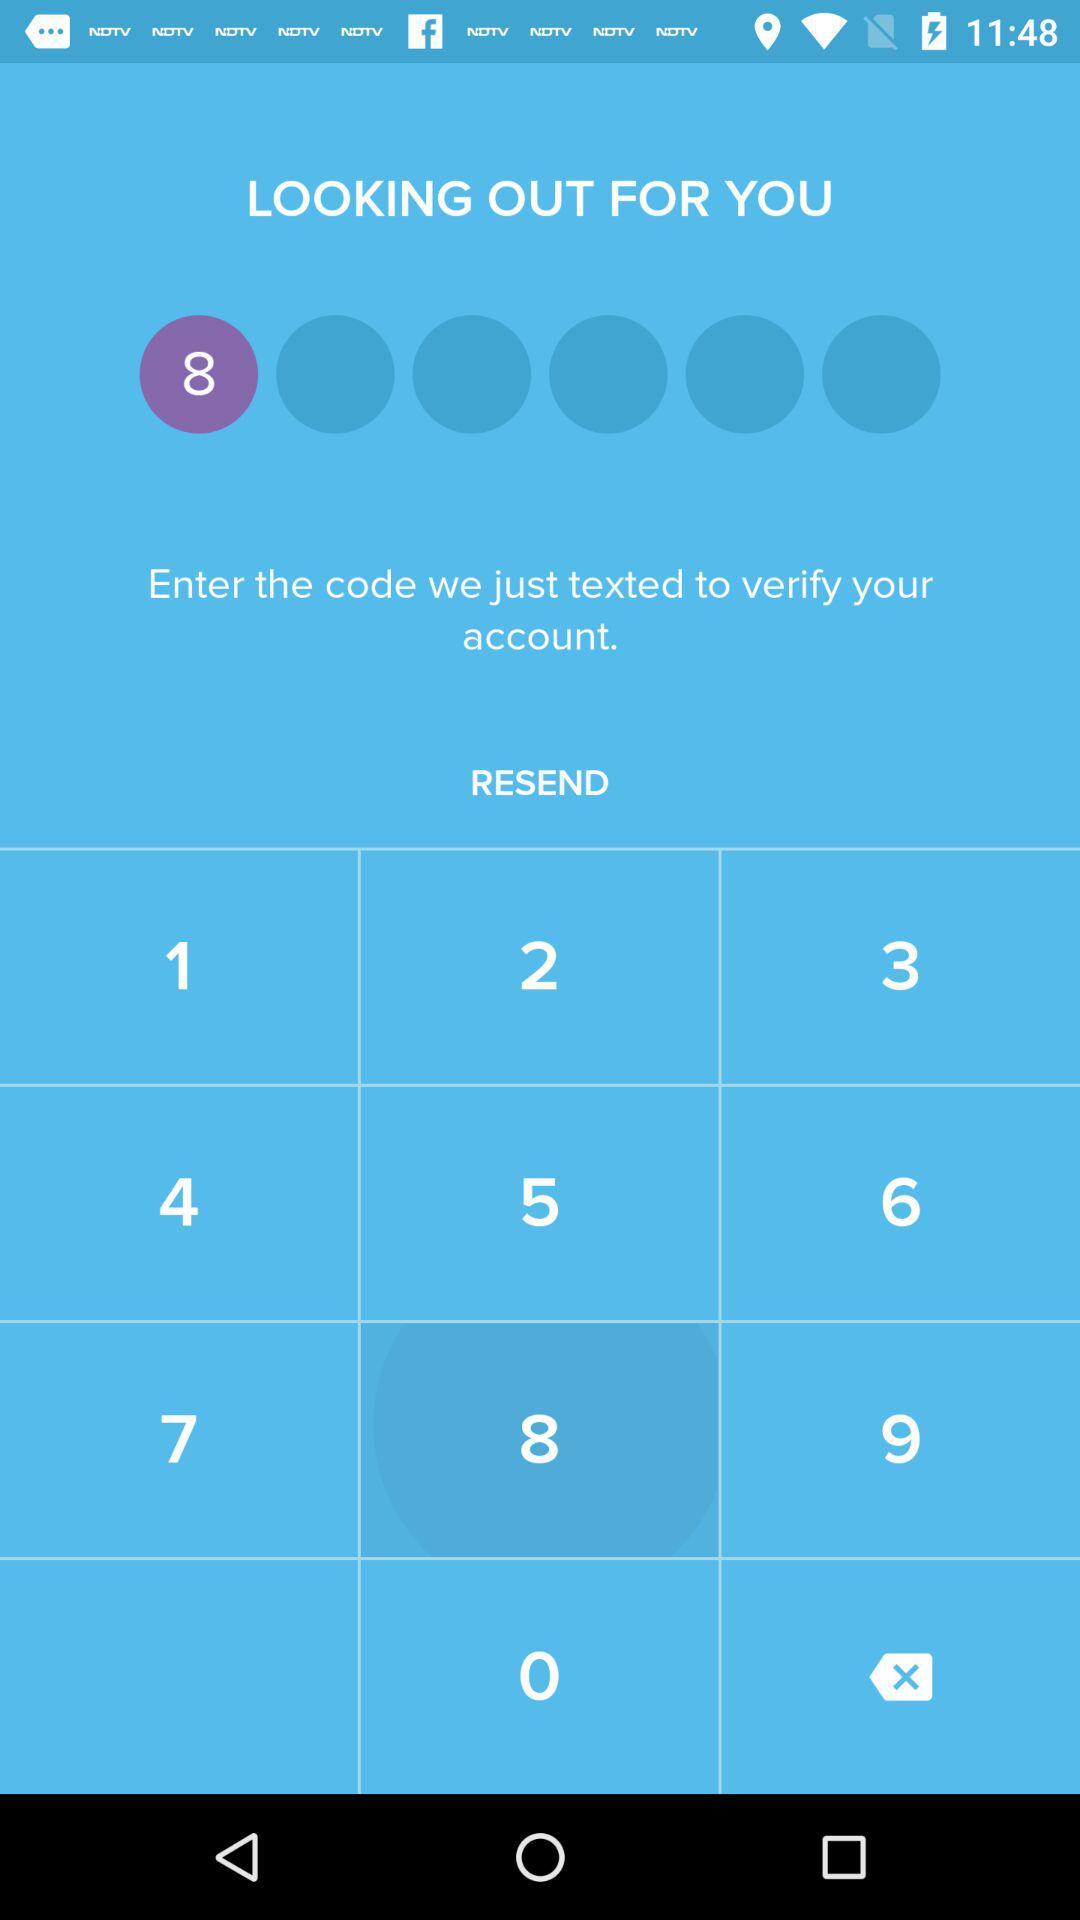  I want to click on 9, so click(901, 1440).